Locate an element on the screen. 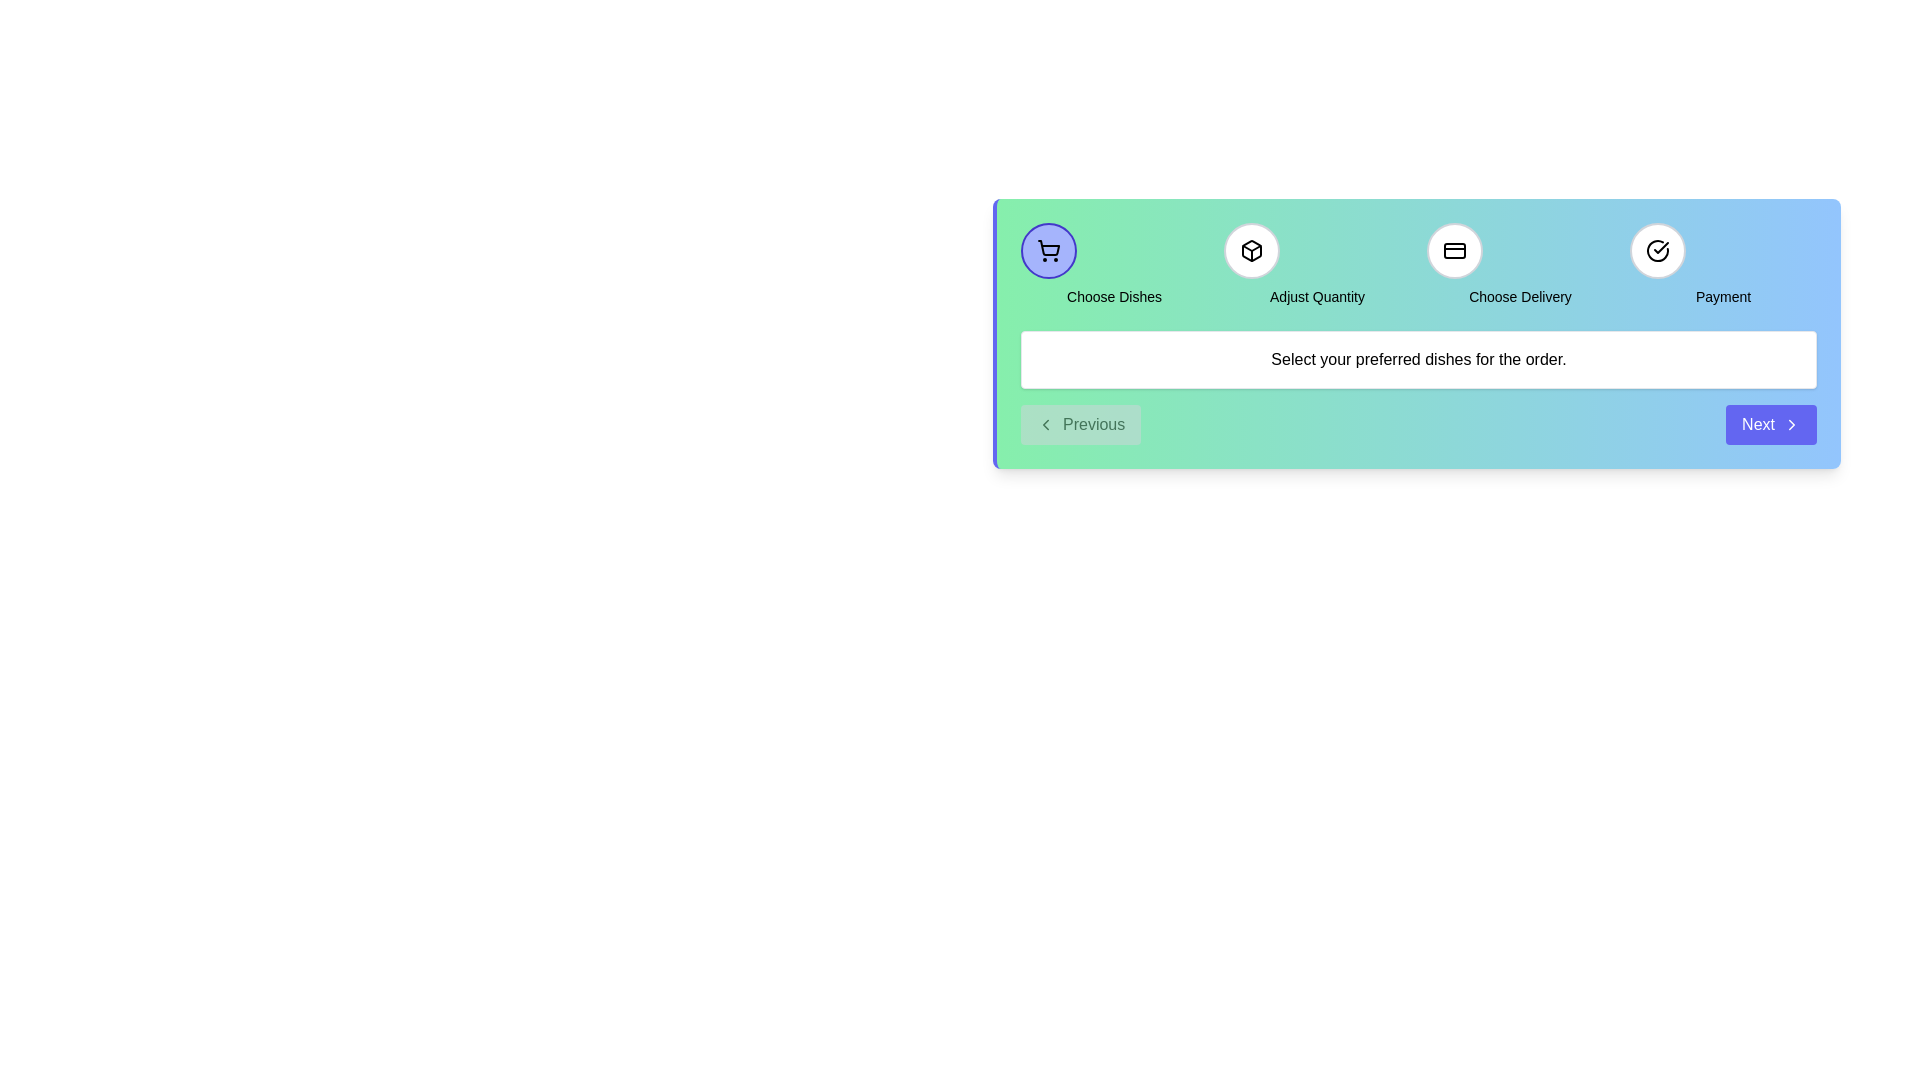 The image size is (1920, 1080). the 'Adjust Quantity' icon located in the upper-middle section of the interface, directly above the text 'Adjust Quantity' in the navigation bar is located at coordinates (1251, 249).